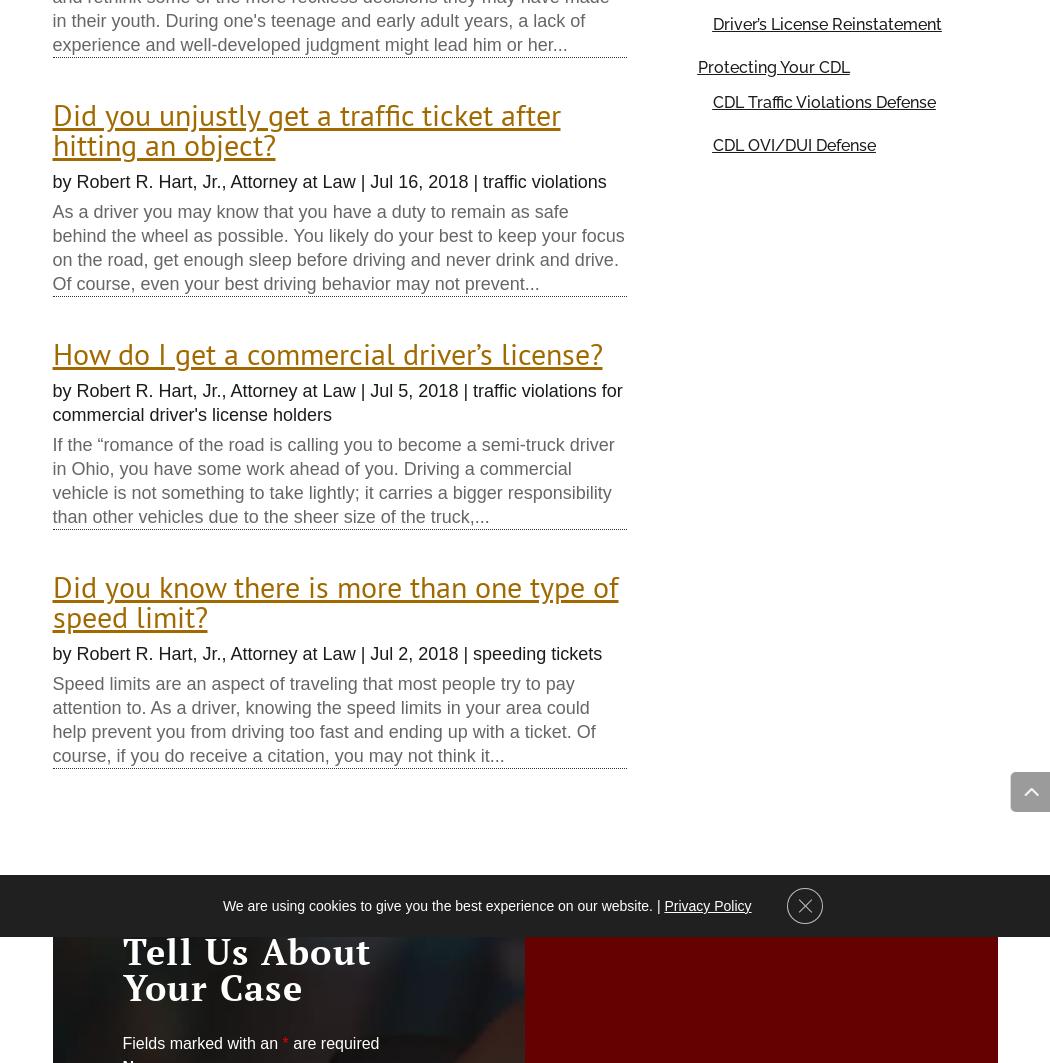 The width and height of the screenshot is (1050, 1063). What do you see at coordinates (544, 181) in the screenshot?
I see `'traffic violations'` at bounding box center [544, 181].